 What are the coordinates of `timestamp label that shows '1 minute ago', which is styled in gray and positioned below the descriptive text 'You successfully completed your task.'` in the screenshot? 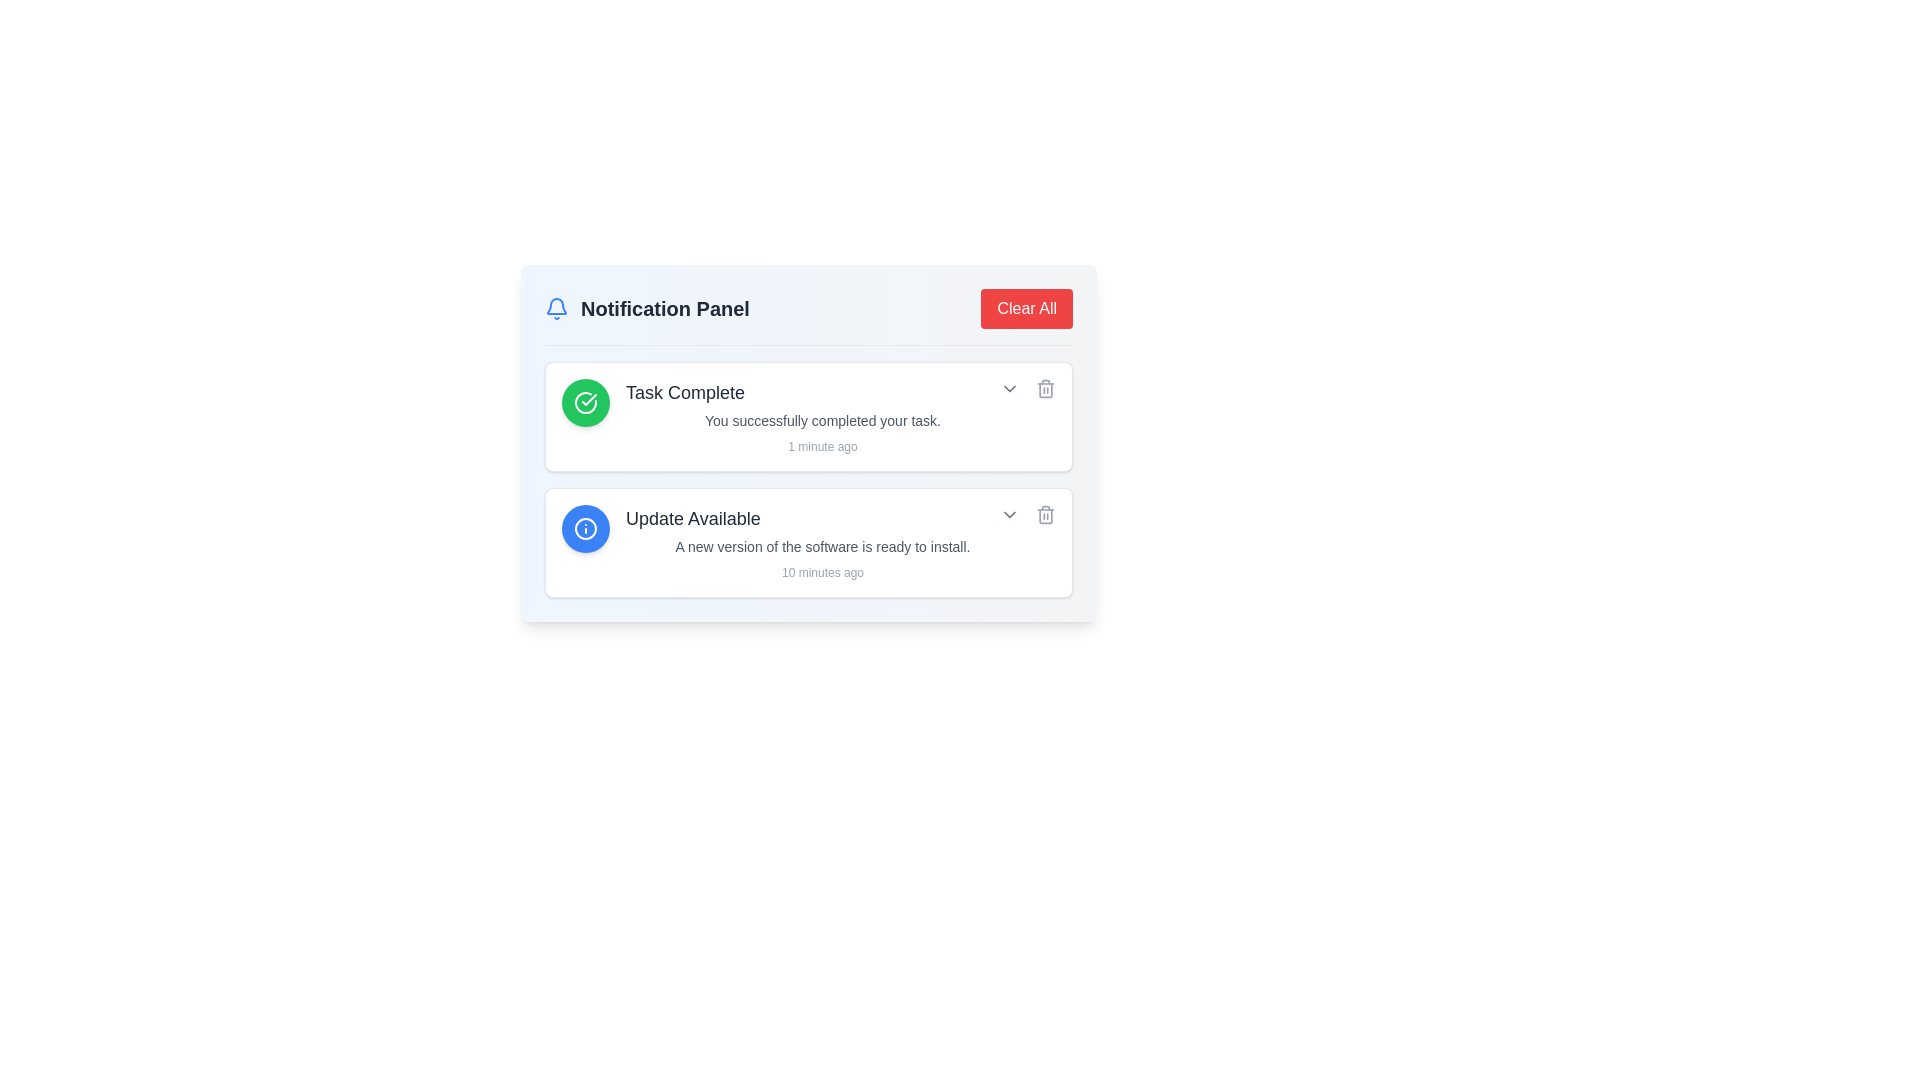 It's located at (822, 446).